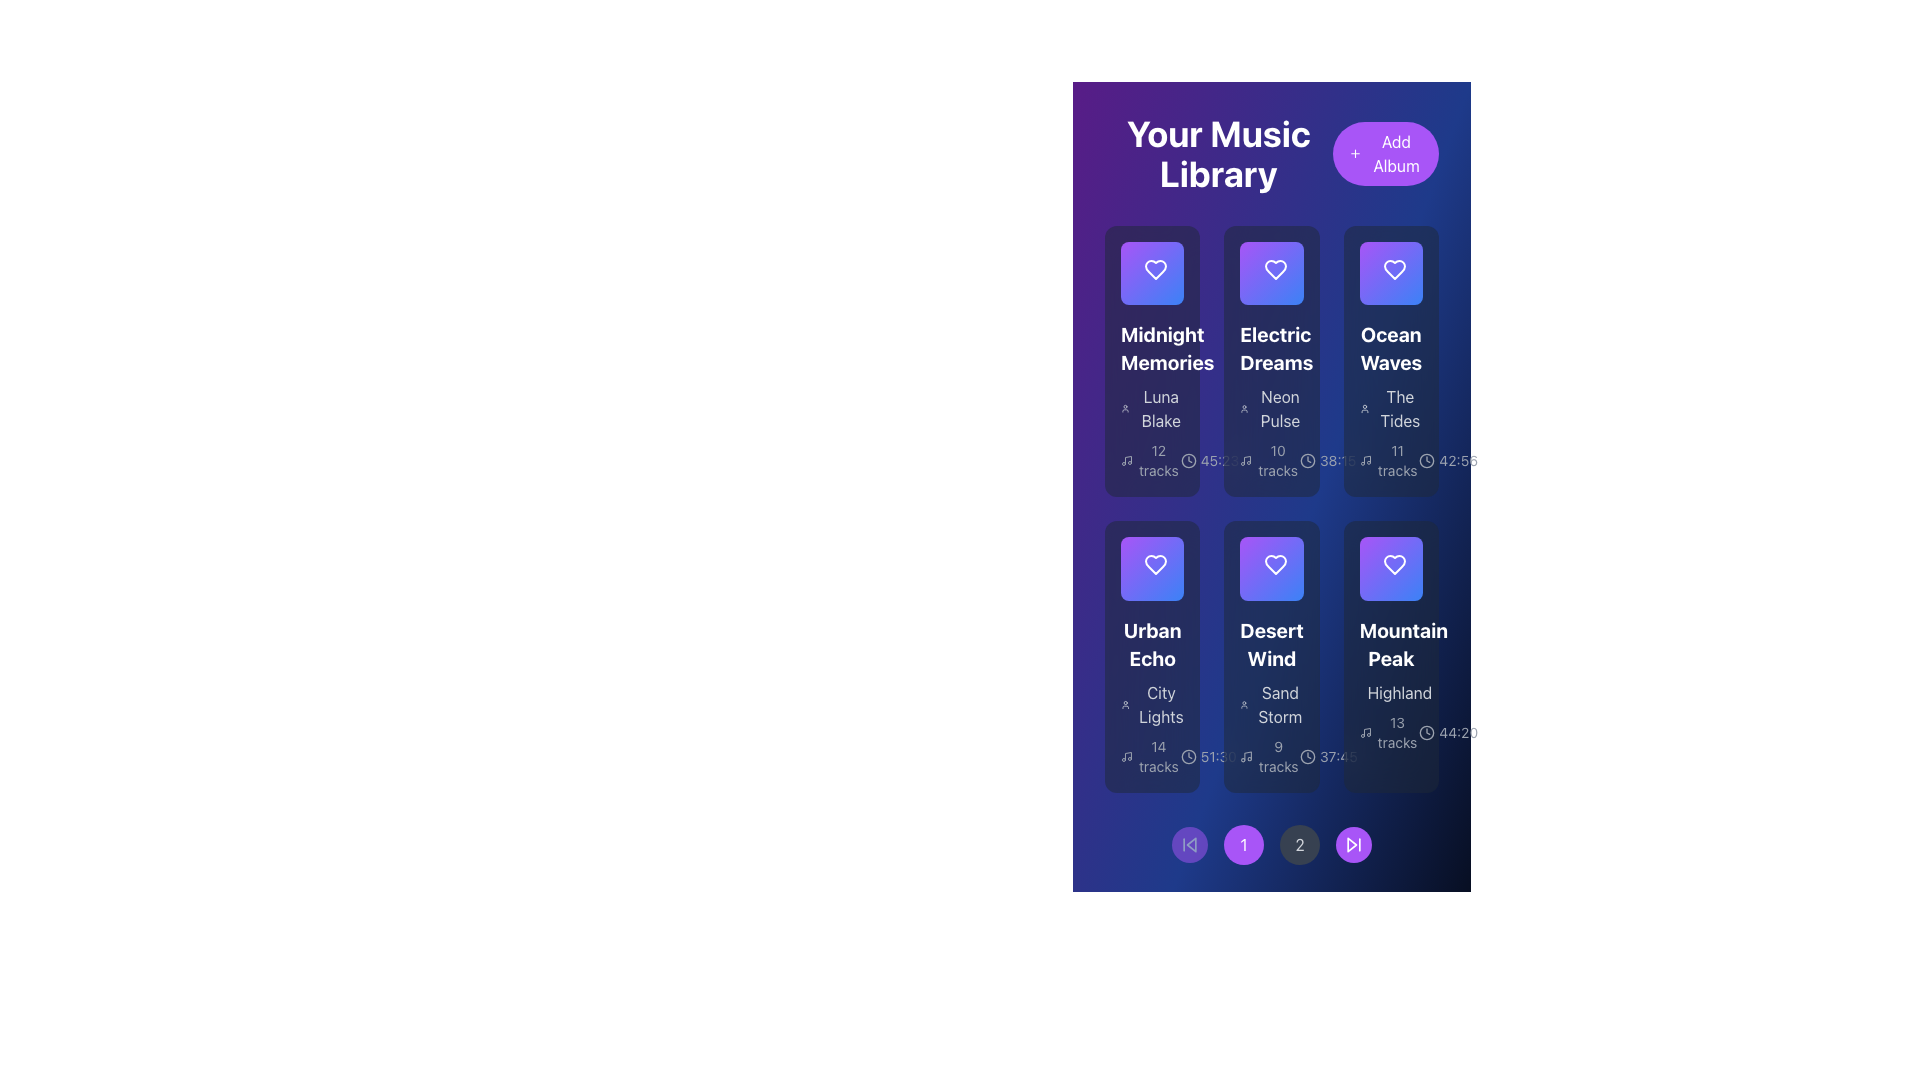 The height and width of the screenshot is (1080, 1920). Describe the element at coordinates (1207, 756) in the screenshot. I see `the informational label displaying the time value '51:30' with a clock icon on the left, located within the 'Urban Echo' card, positioned after '14 tracks' and the music icon` at that location.